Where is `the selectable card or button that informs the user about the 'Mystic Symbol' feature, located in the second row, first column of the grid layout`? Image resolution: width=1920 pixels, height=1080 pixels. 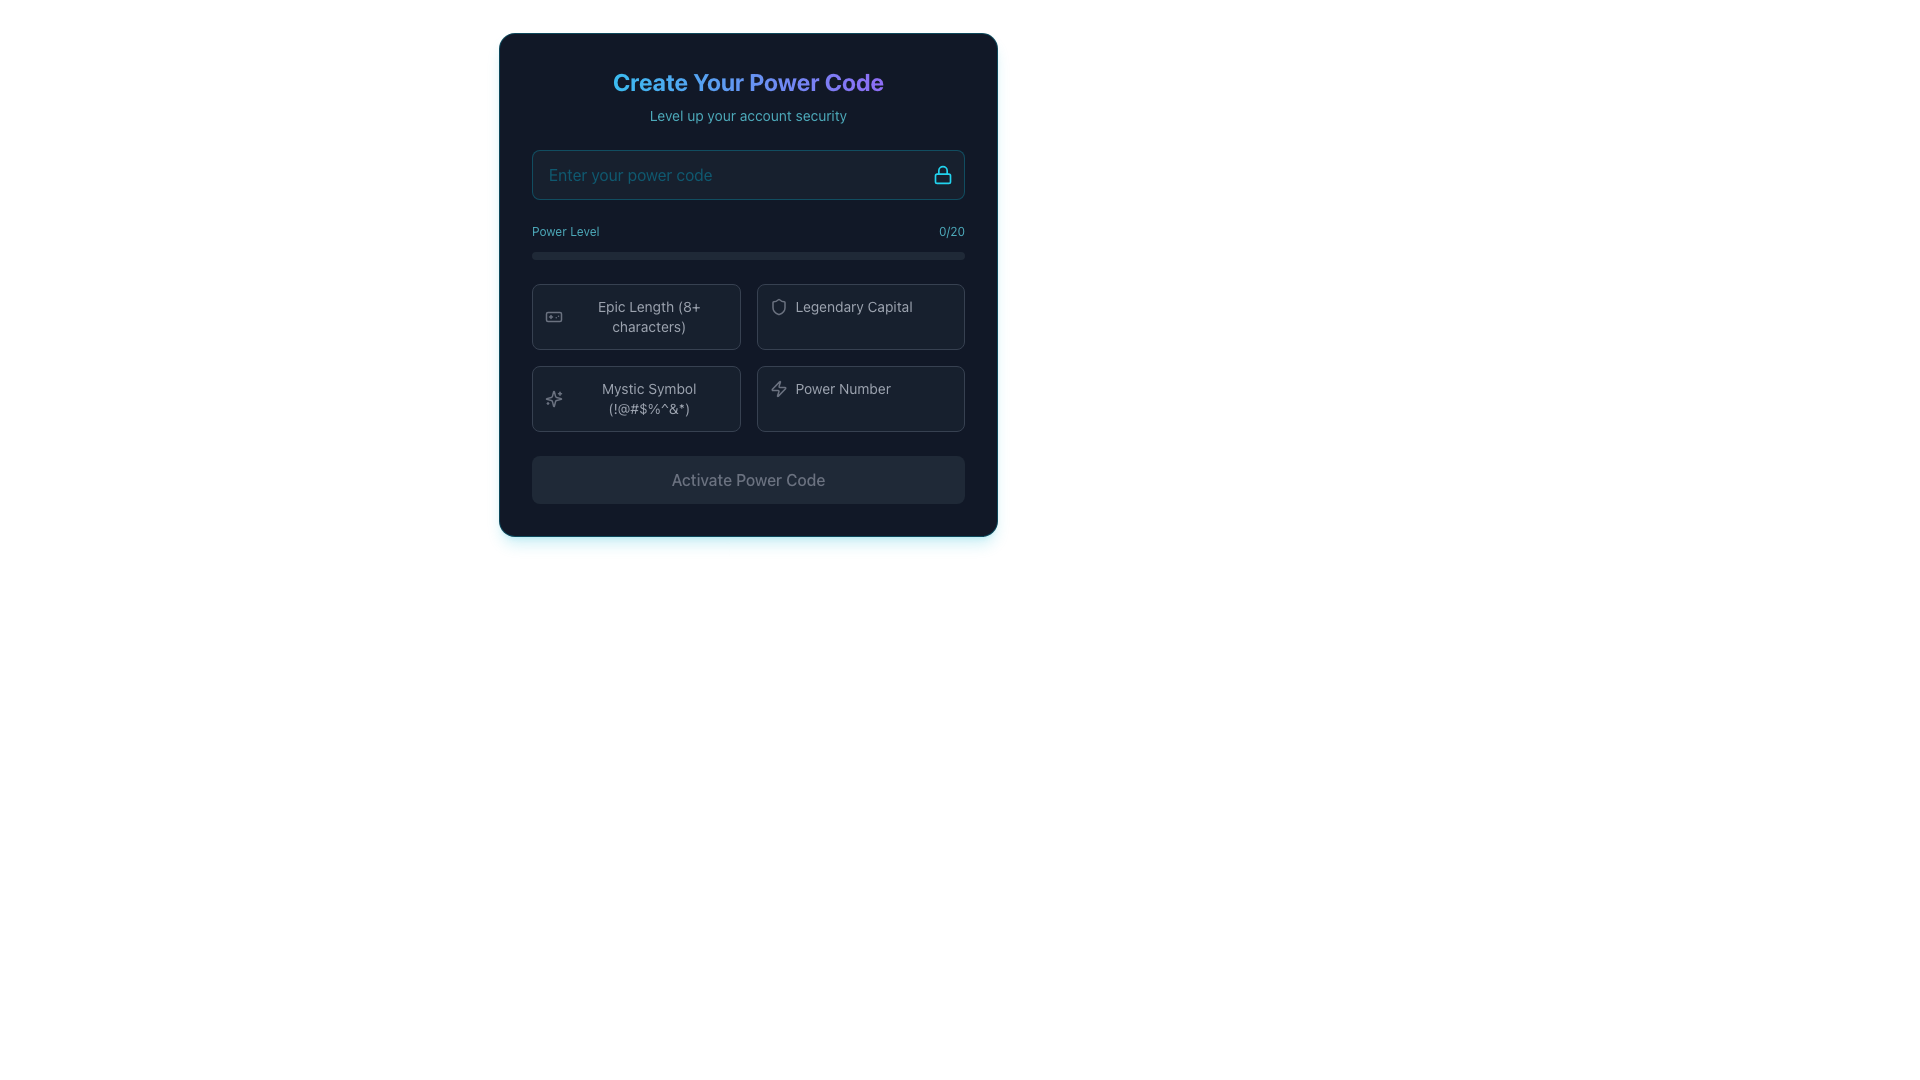
the selectable card or button that informs the user about the 'Mystic Symbol' feature, located in the second row, first column of the grid layout is located at coordinates (635, 398).